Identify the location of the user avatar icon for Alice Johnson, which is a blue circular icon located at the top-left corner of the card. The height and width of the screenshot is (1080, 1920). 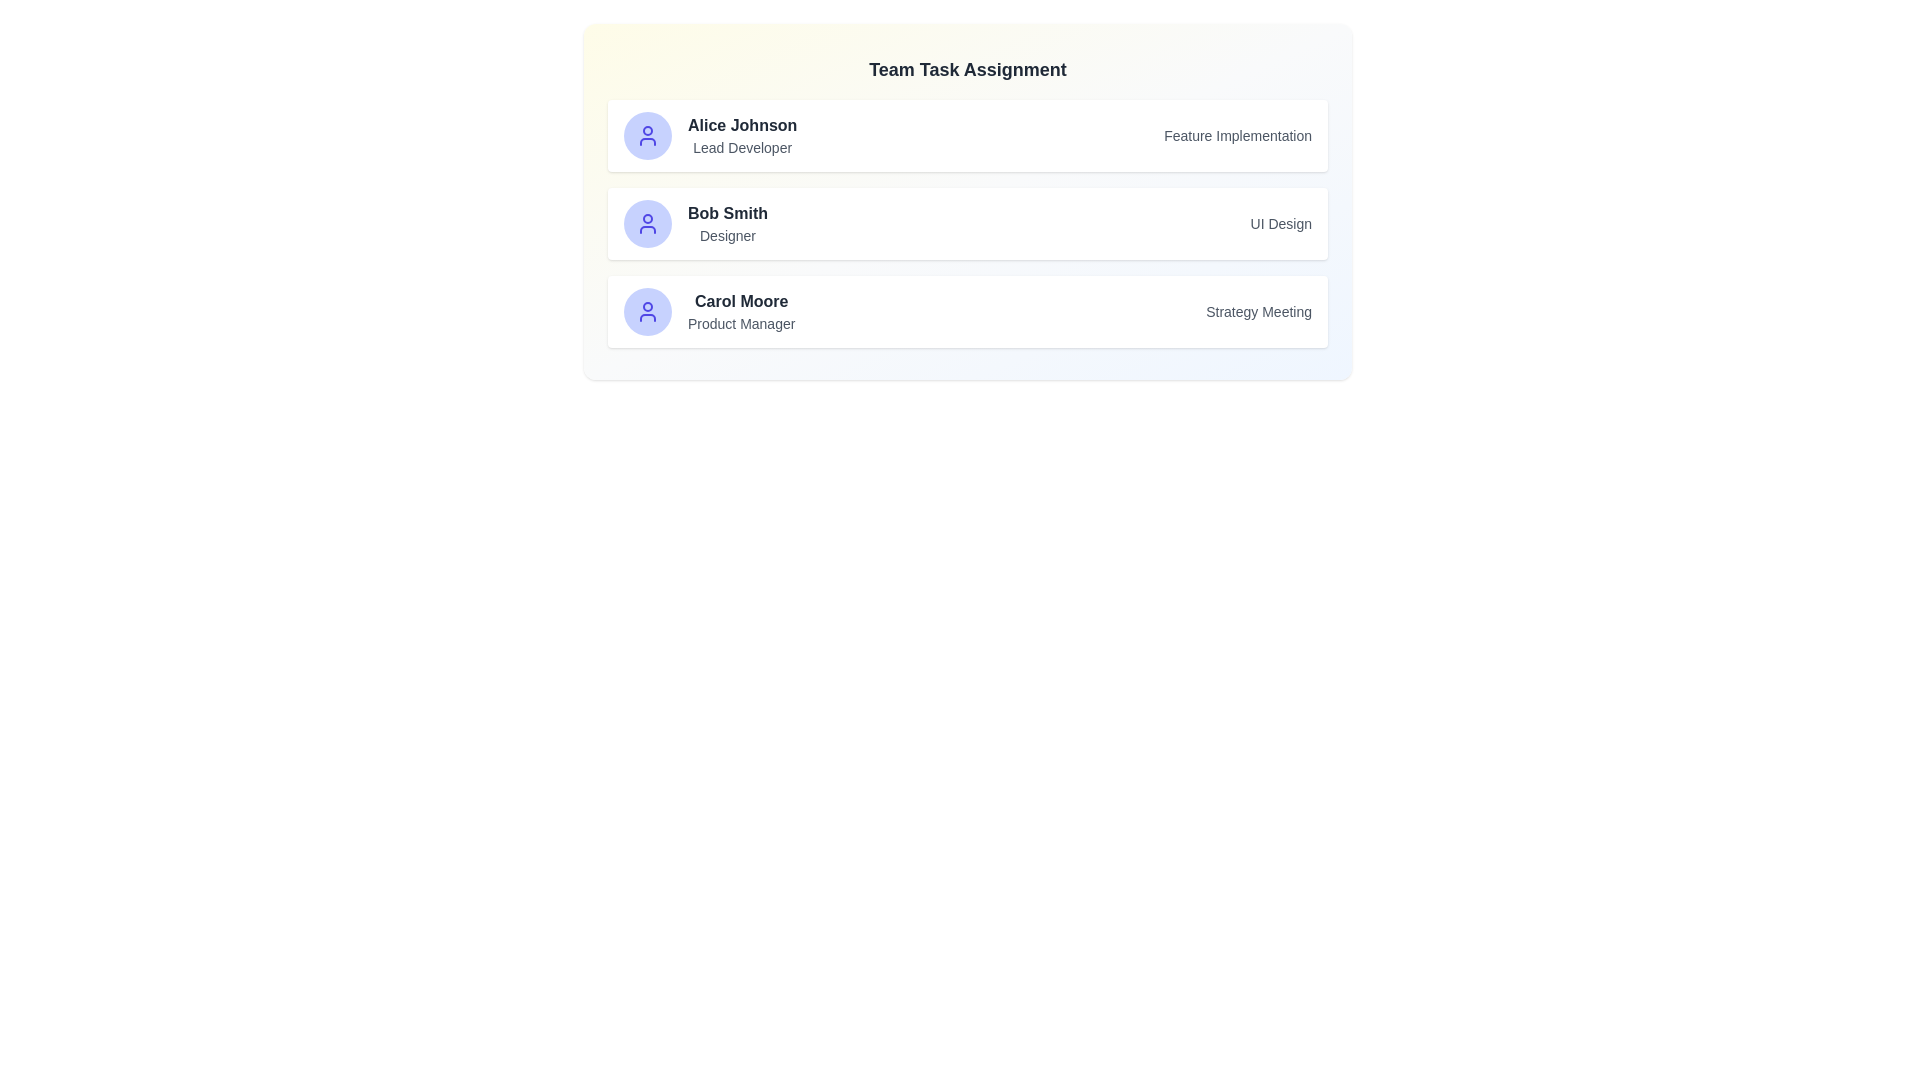
(648, 135).